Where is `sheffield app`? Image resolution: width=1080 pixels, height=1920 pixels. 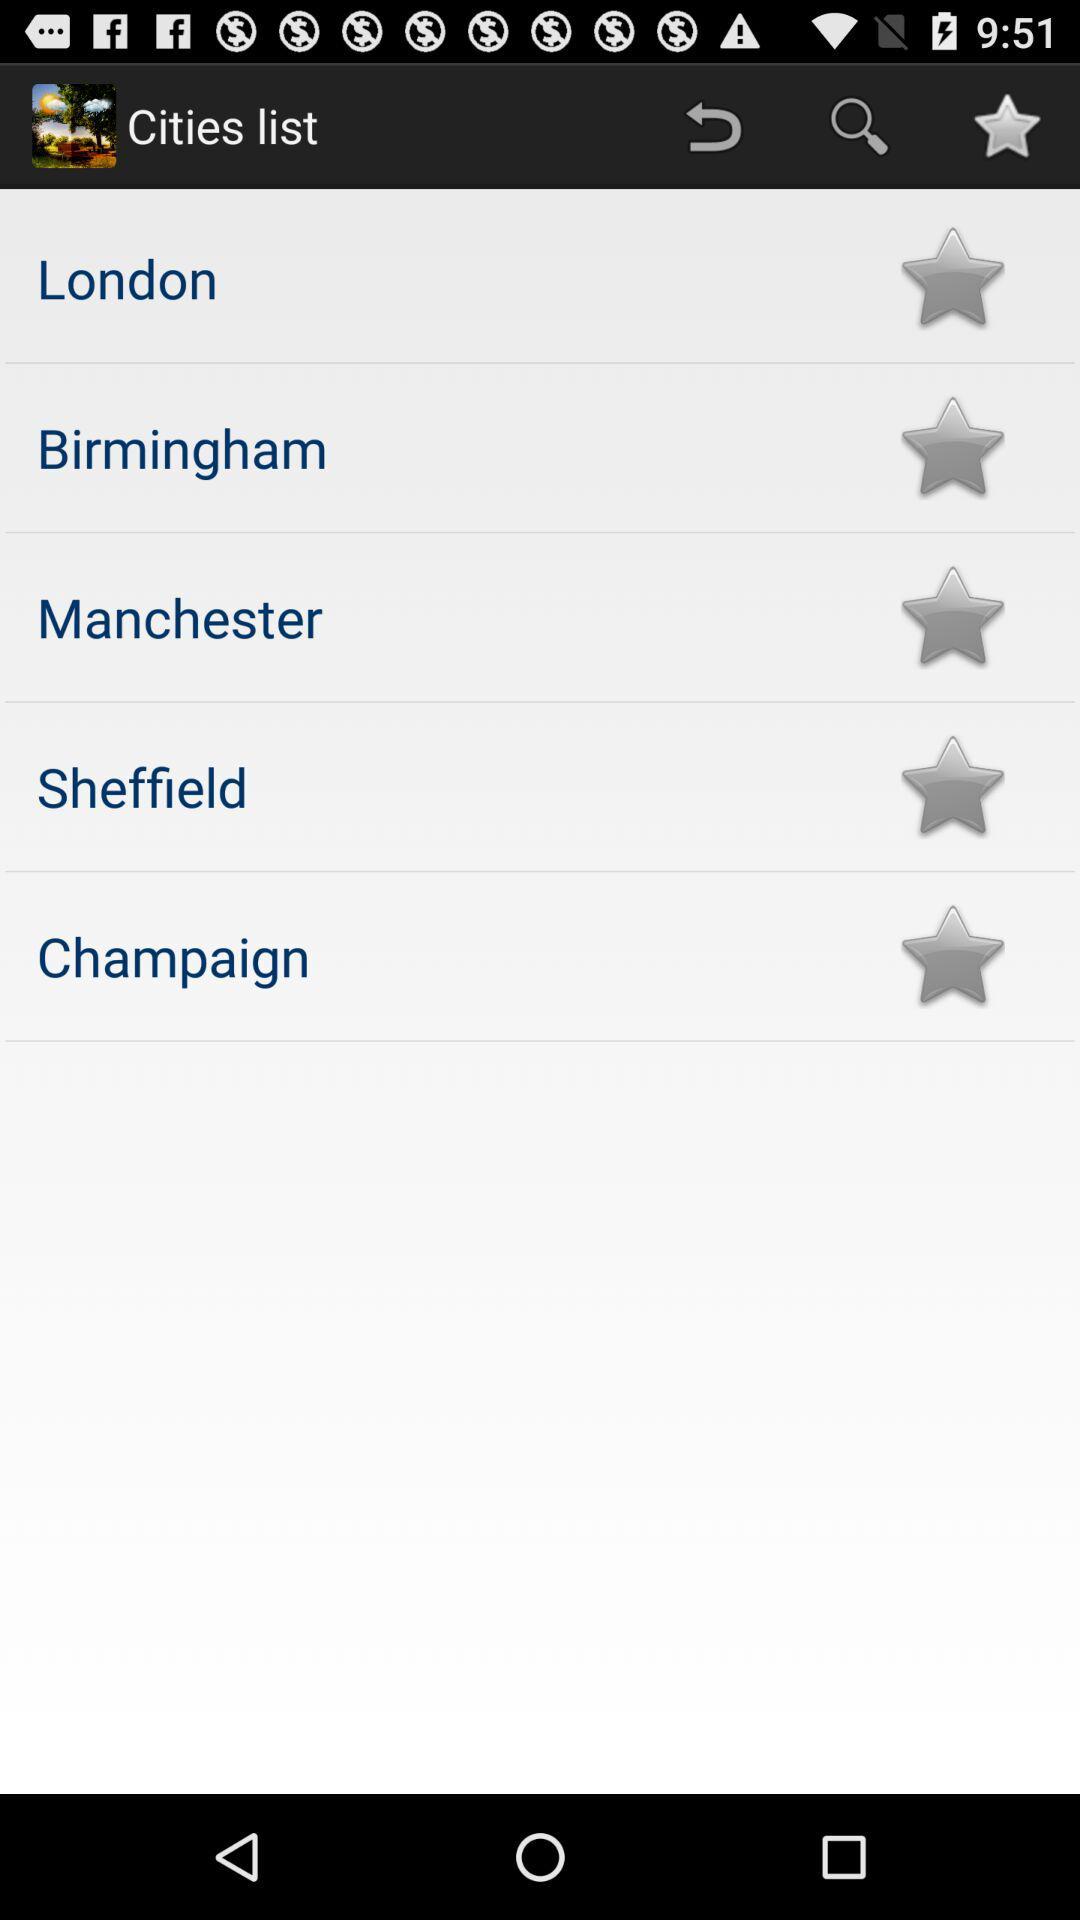
sheffield app is located at coordinates (448, 785).